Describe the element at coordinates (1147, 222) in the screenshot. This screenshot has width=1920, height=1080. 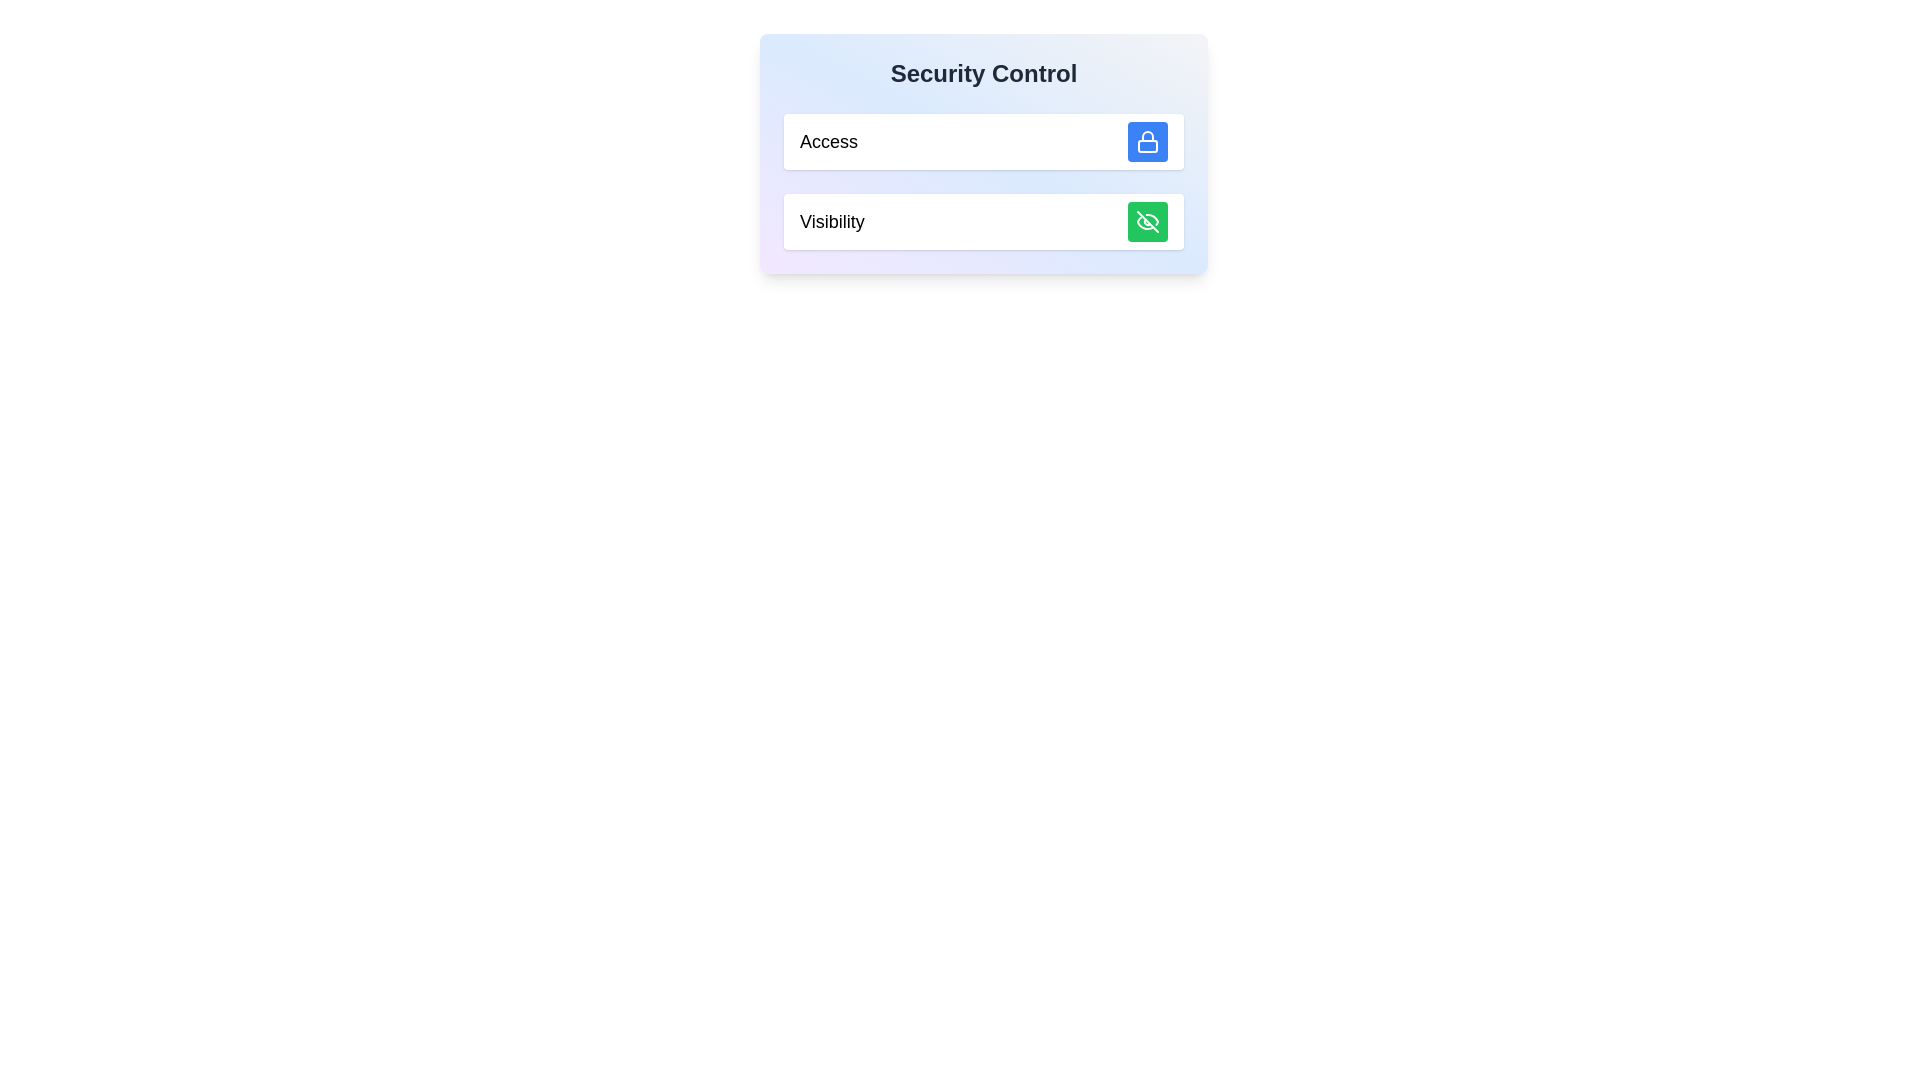
I see `the decorative icon element representing the 'eye-off' visibility toggle in the bottom-right portion of the 'Visibility' row in the 'Security Control' panel` at that location.